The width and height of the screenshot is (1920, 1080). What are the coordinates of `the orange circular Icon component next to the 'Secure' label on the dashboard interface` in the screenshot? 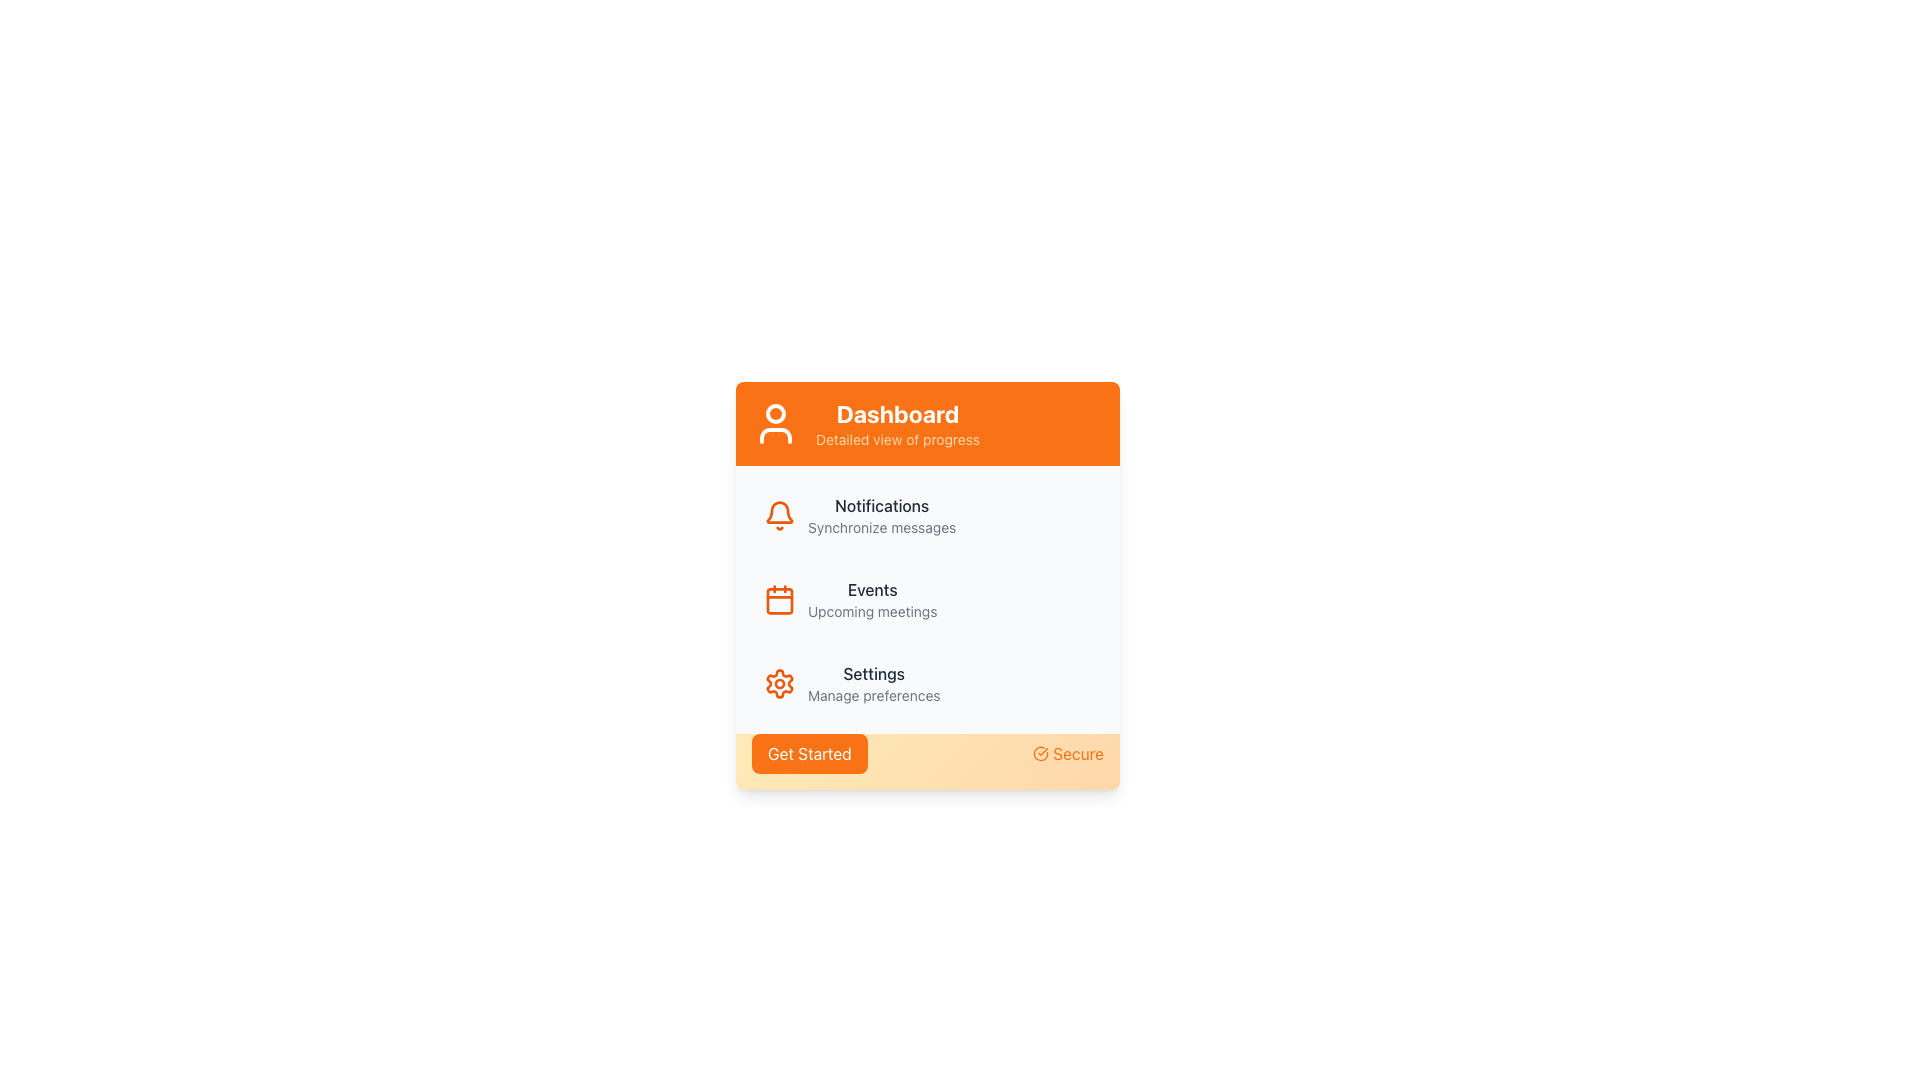 It's located at (1040, 753).